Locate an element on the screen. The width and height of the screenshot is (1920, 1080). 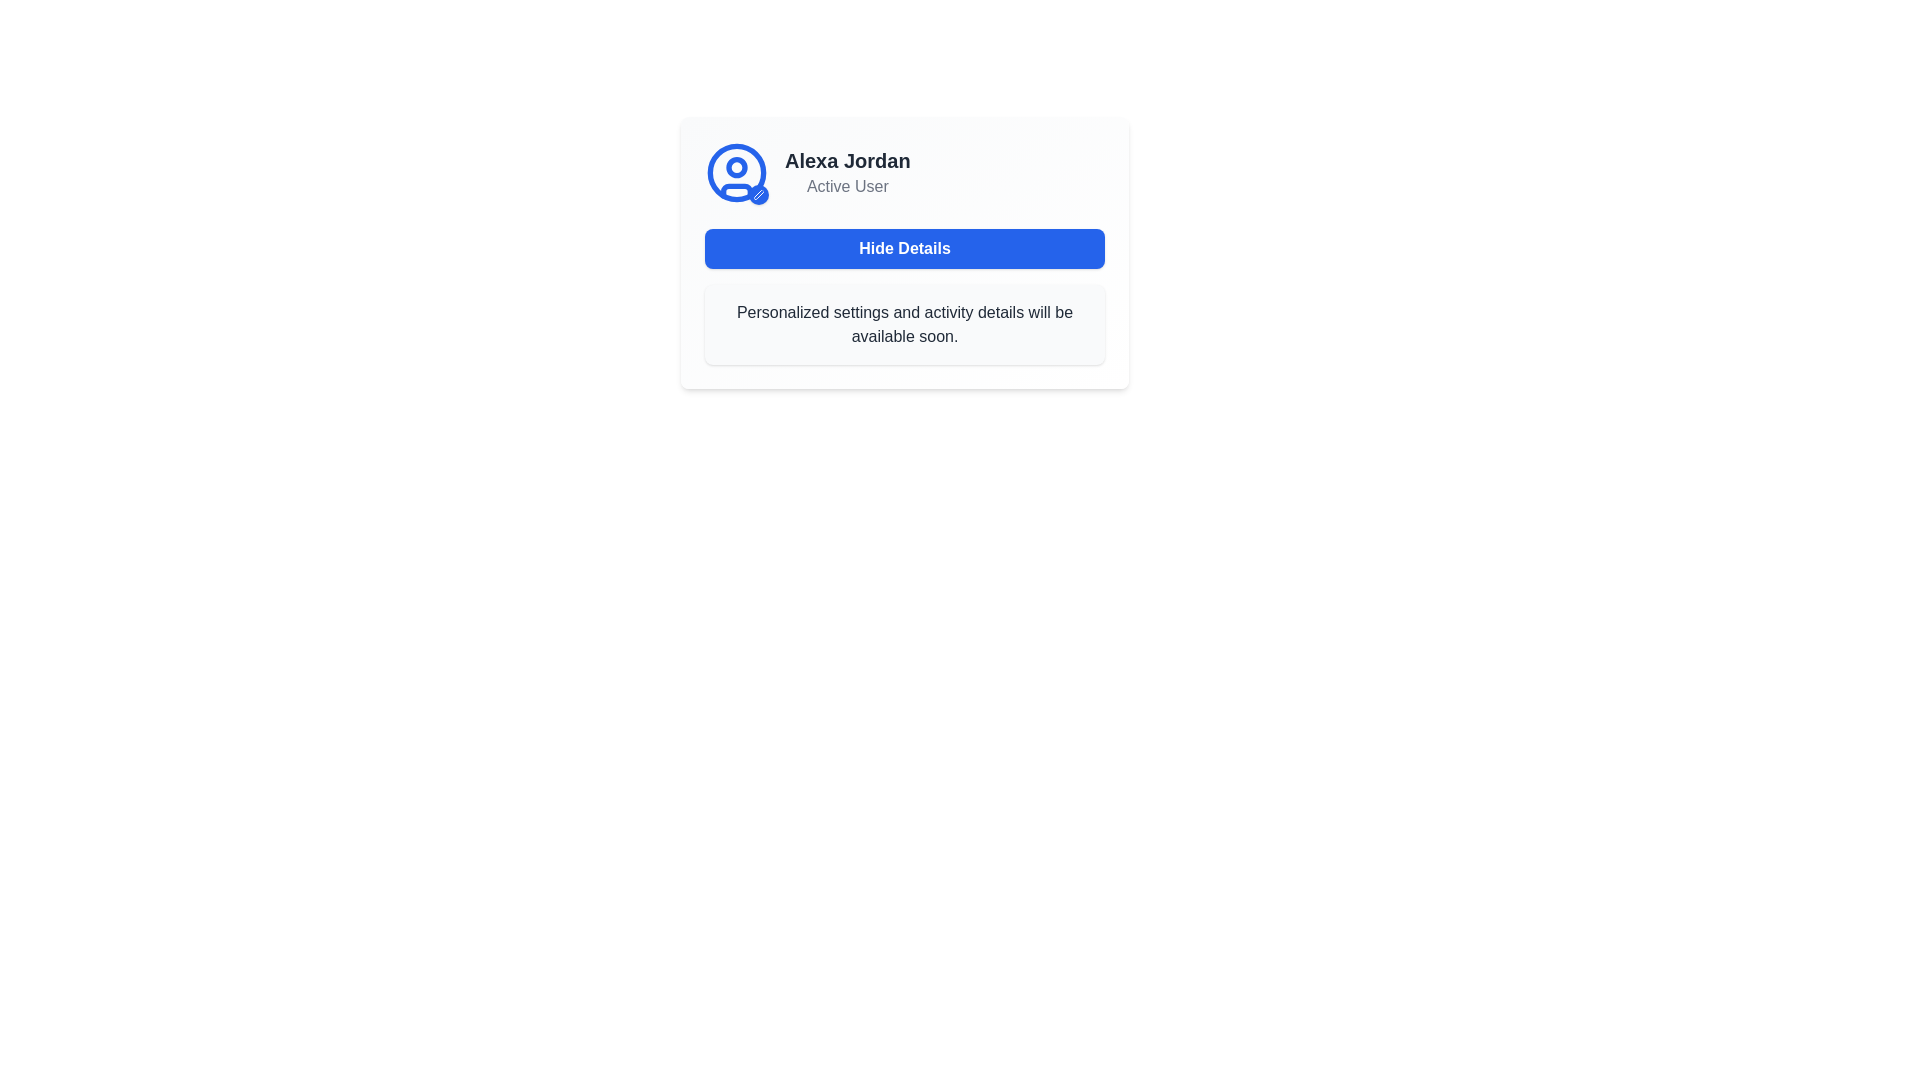
the edit icon button located at the bottom-right corner of the profile illustration on the card to initiate the edit action is located at coordinates (757, 195).